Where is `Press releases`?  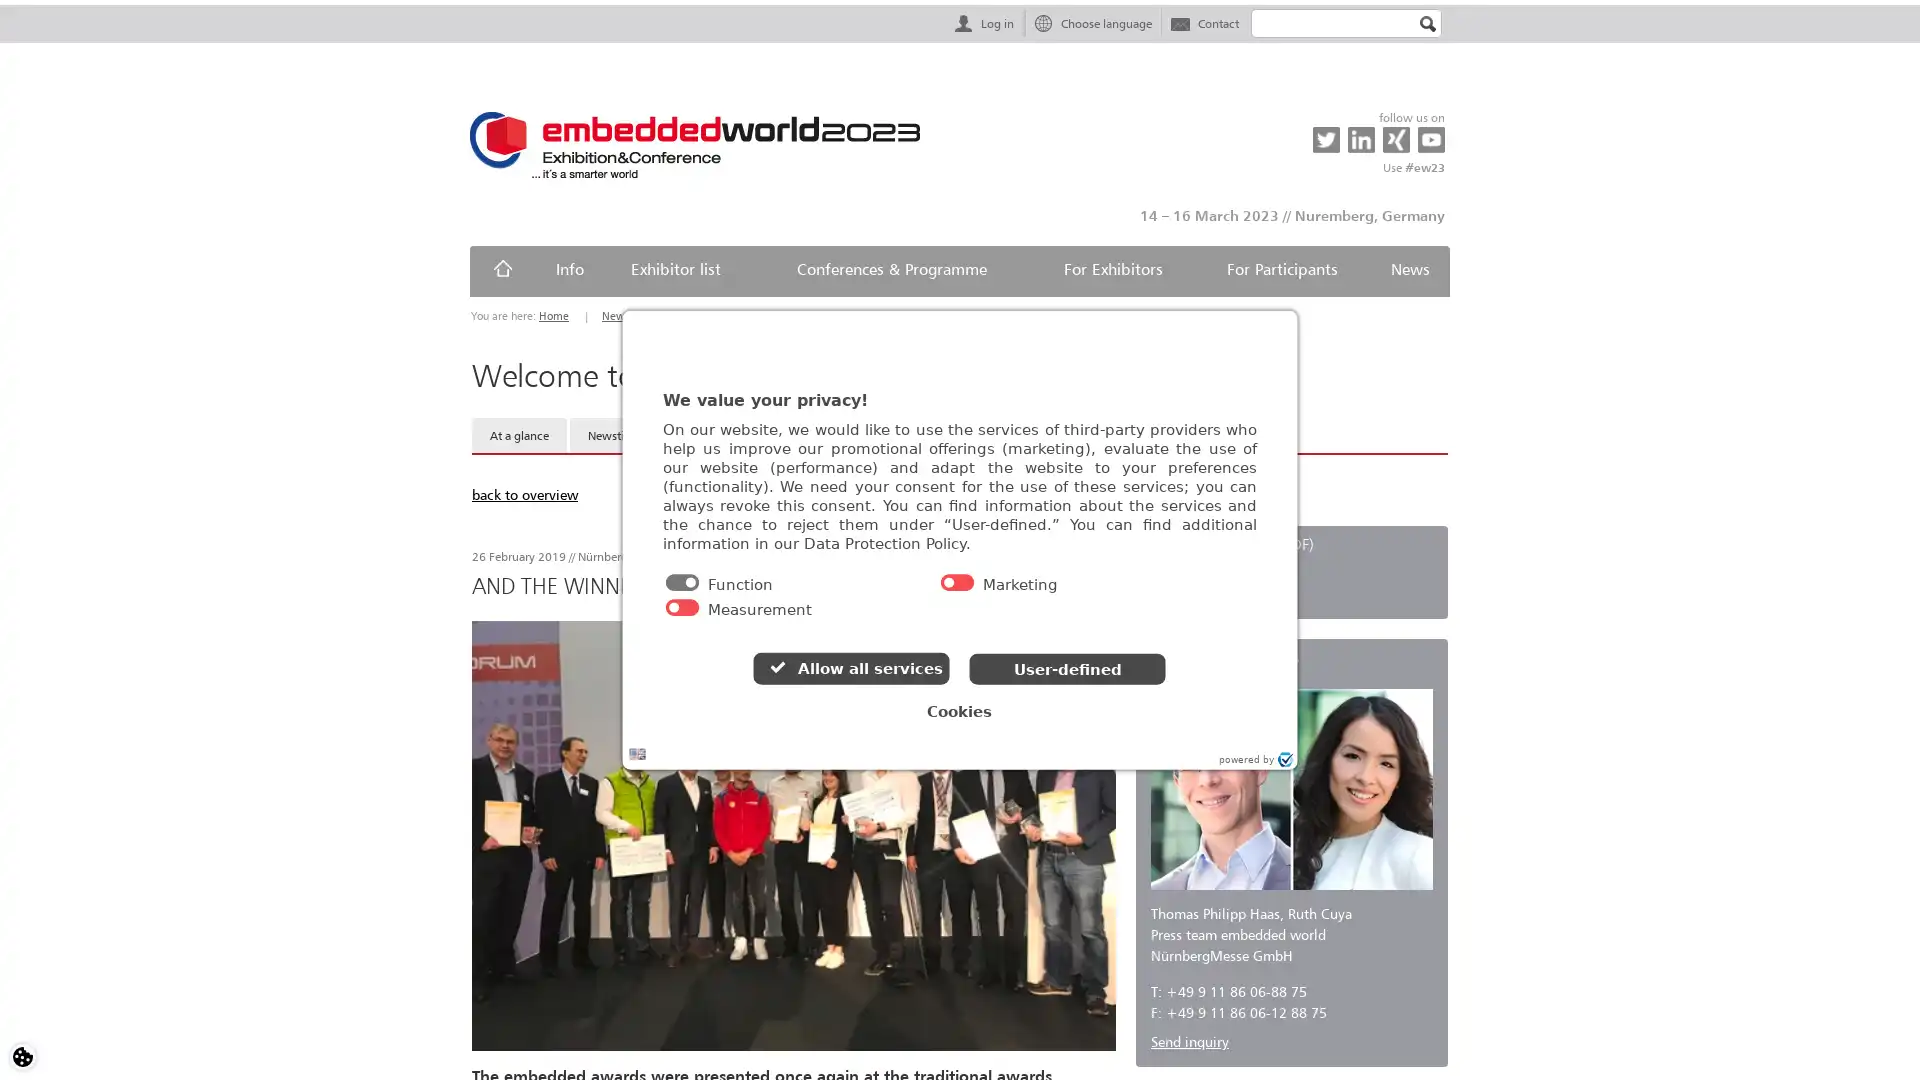 Press releases is located at coordinates (720, 434).